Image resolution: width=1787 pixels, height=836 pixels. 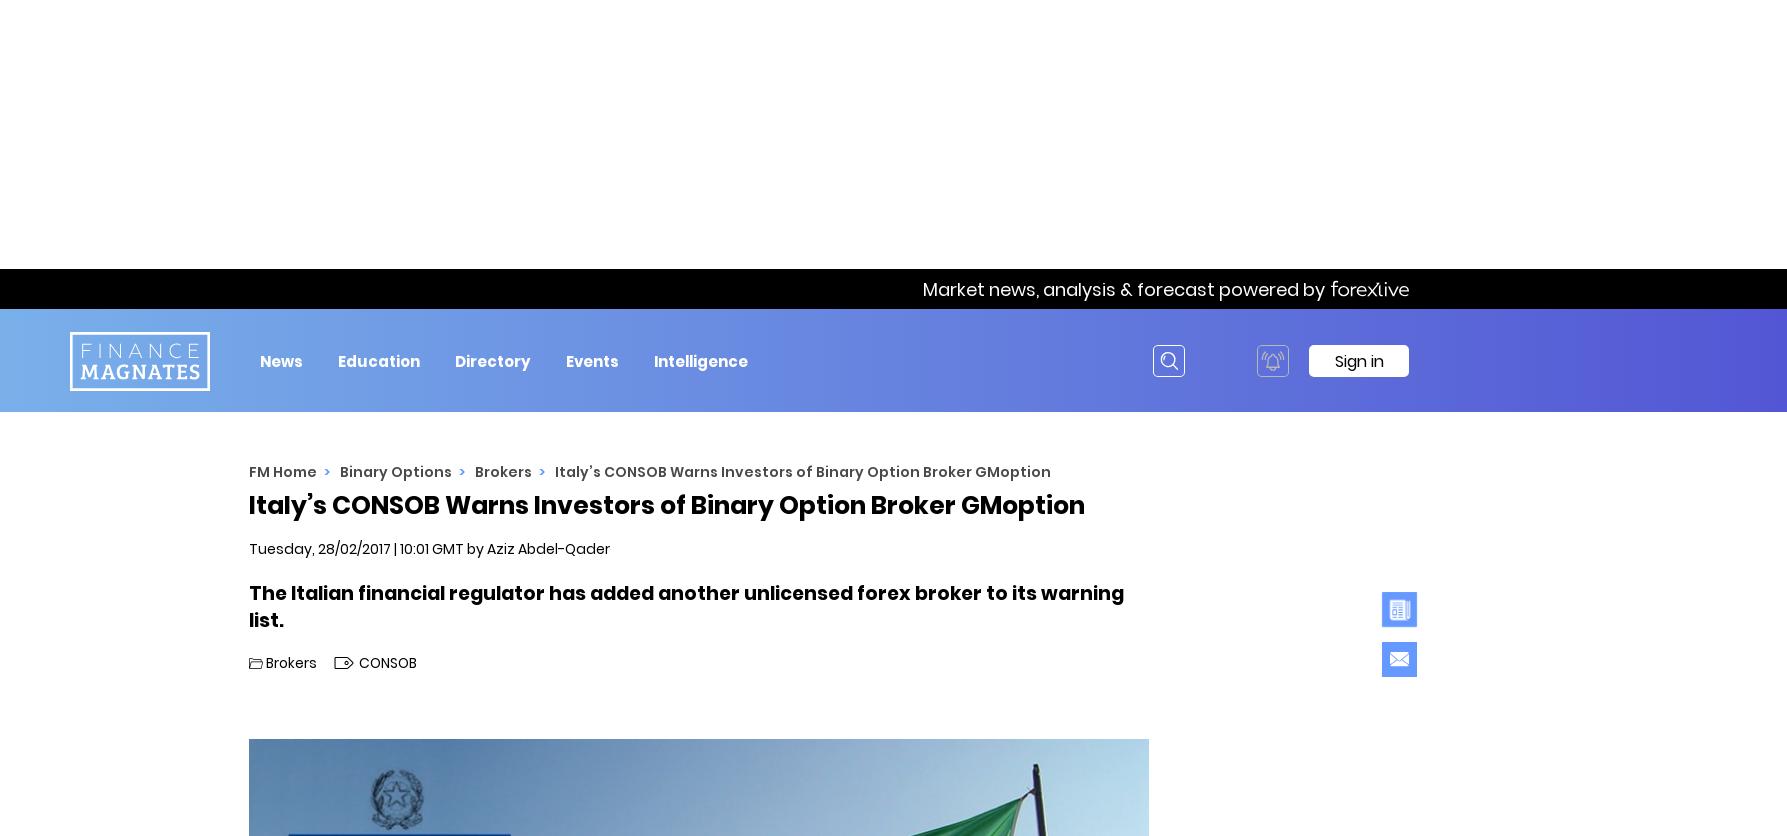 I want to click on 'Education', so click(x=379, y=359).